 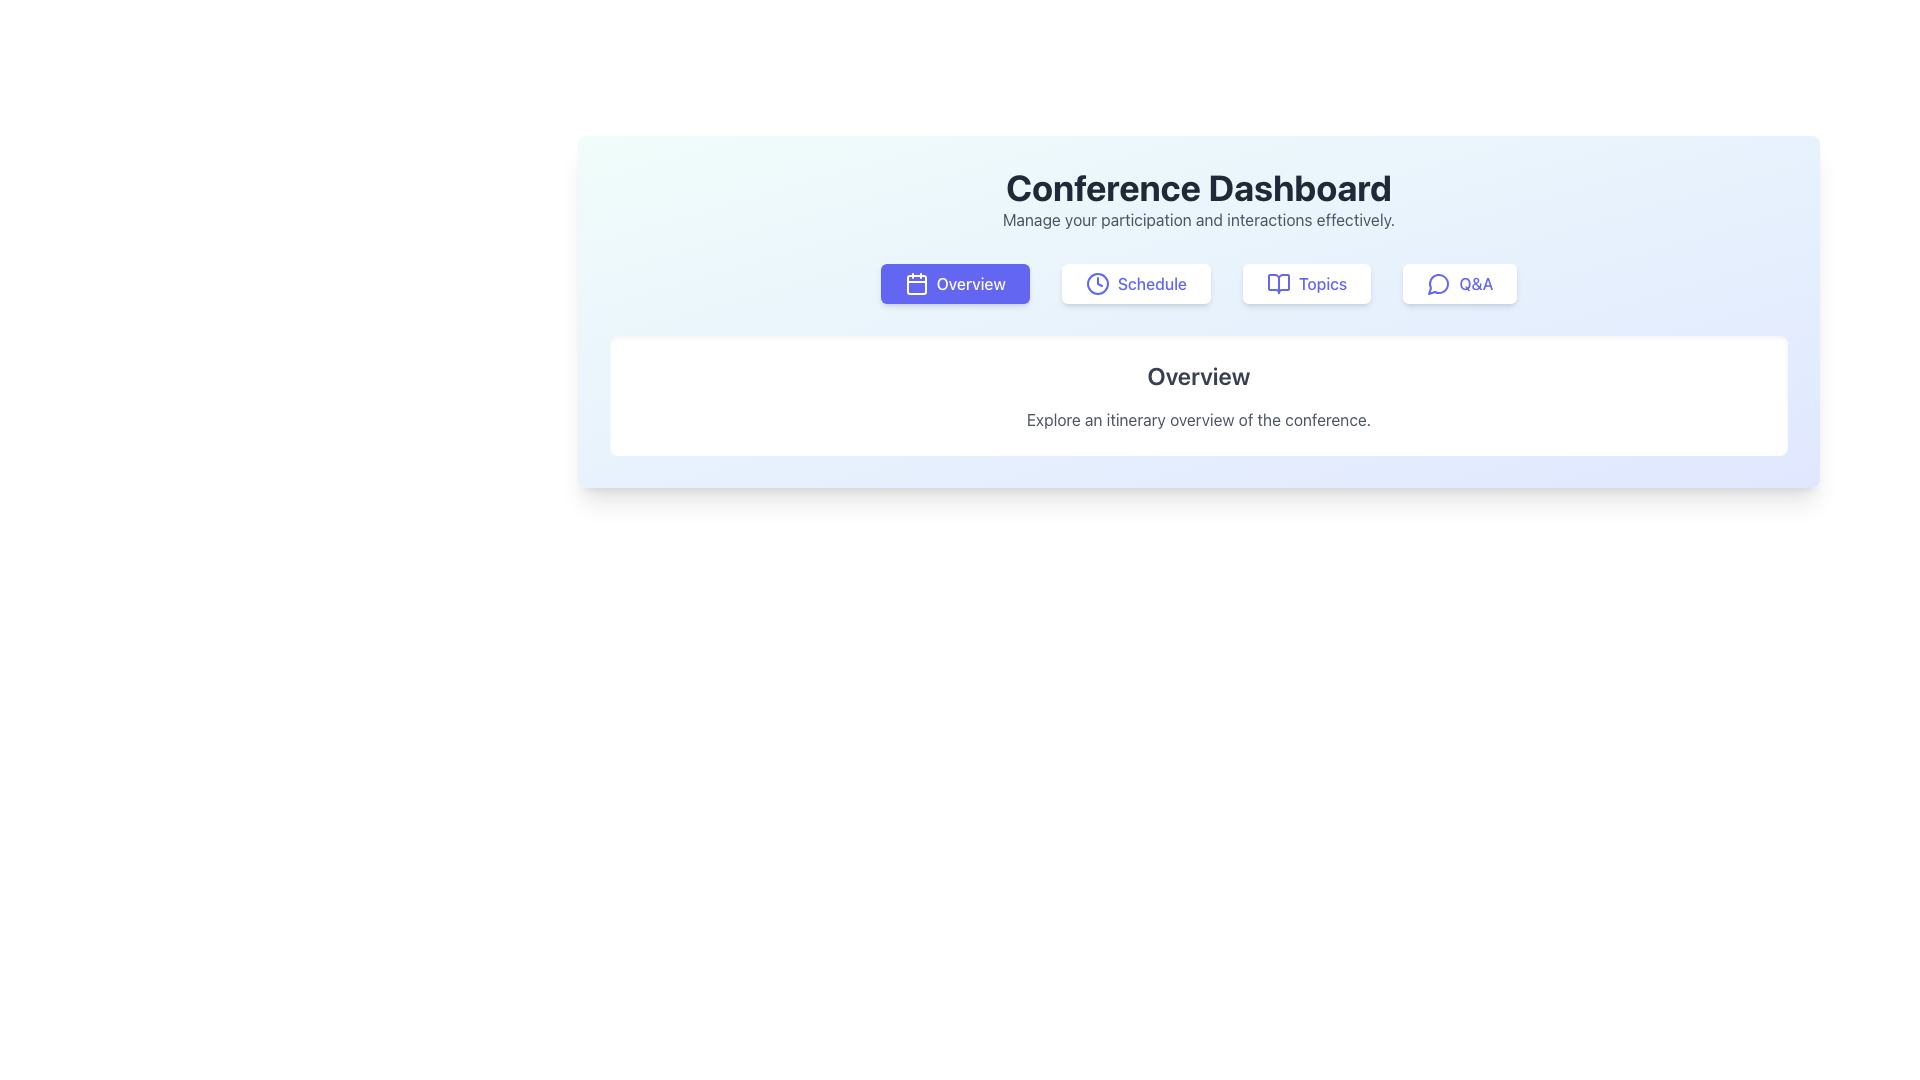 I want to click on the 'Q&A' button, which is the fourth button in a horizontal row of buttons including 'Overview', 'Schedule', and 'Topics', so click(x=1459, y=284).